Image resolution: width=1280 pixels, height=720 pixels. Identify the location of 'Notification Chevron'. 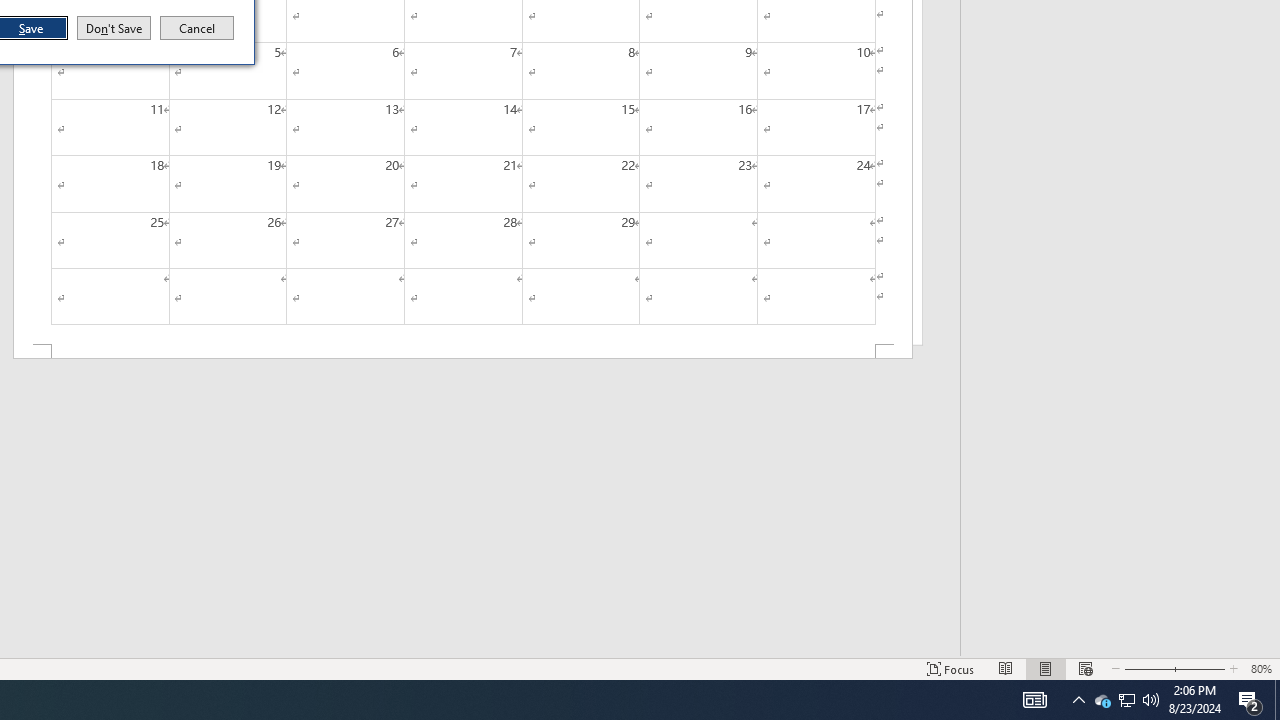
(1078, 698).